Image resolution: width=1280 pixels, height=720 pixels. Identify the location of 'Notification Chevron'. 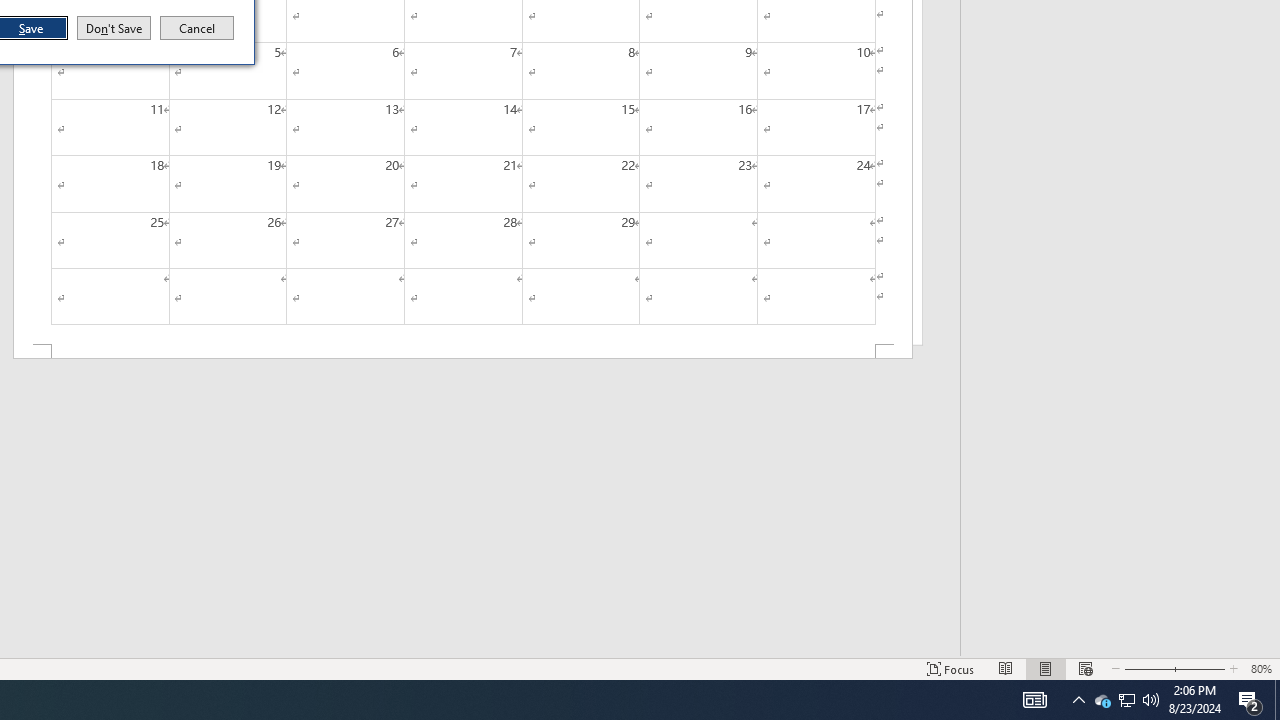
(1078, 698).